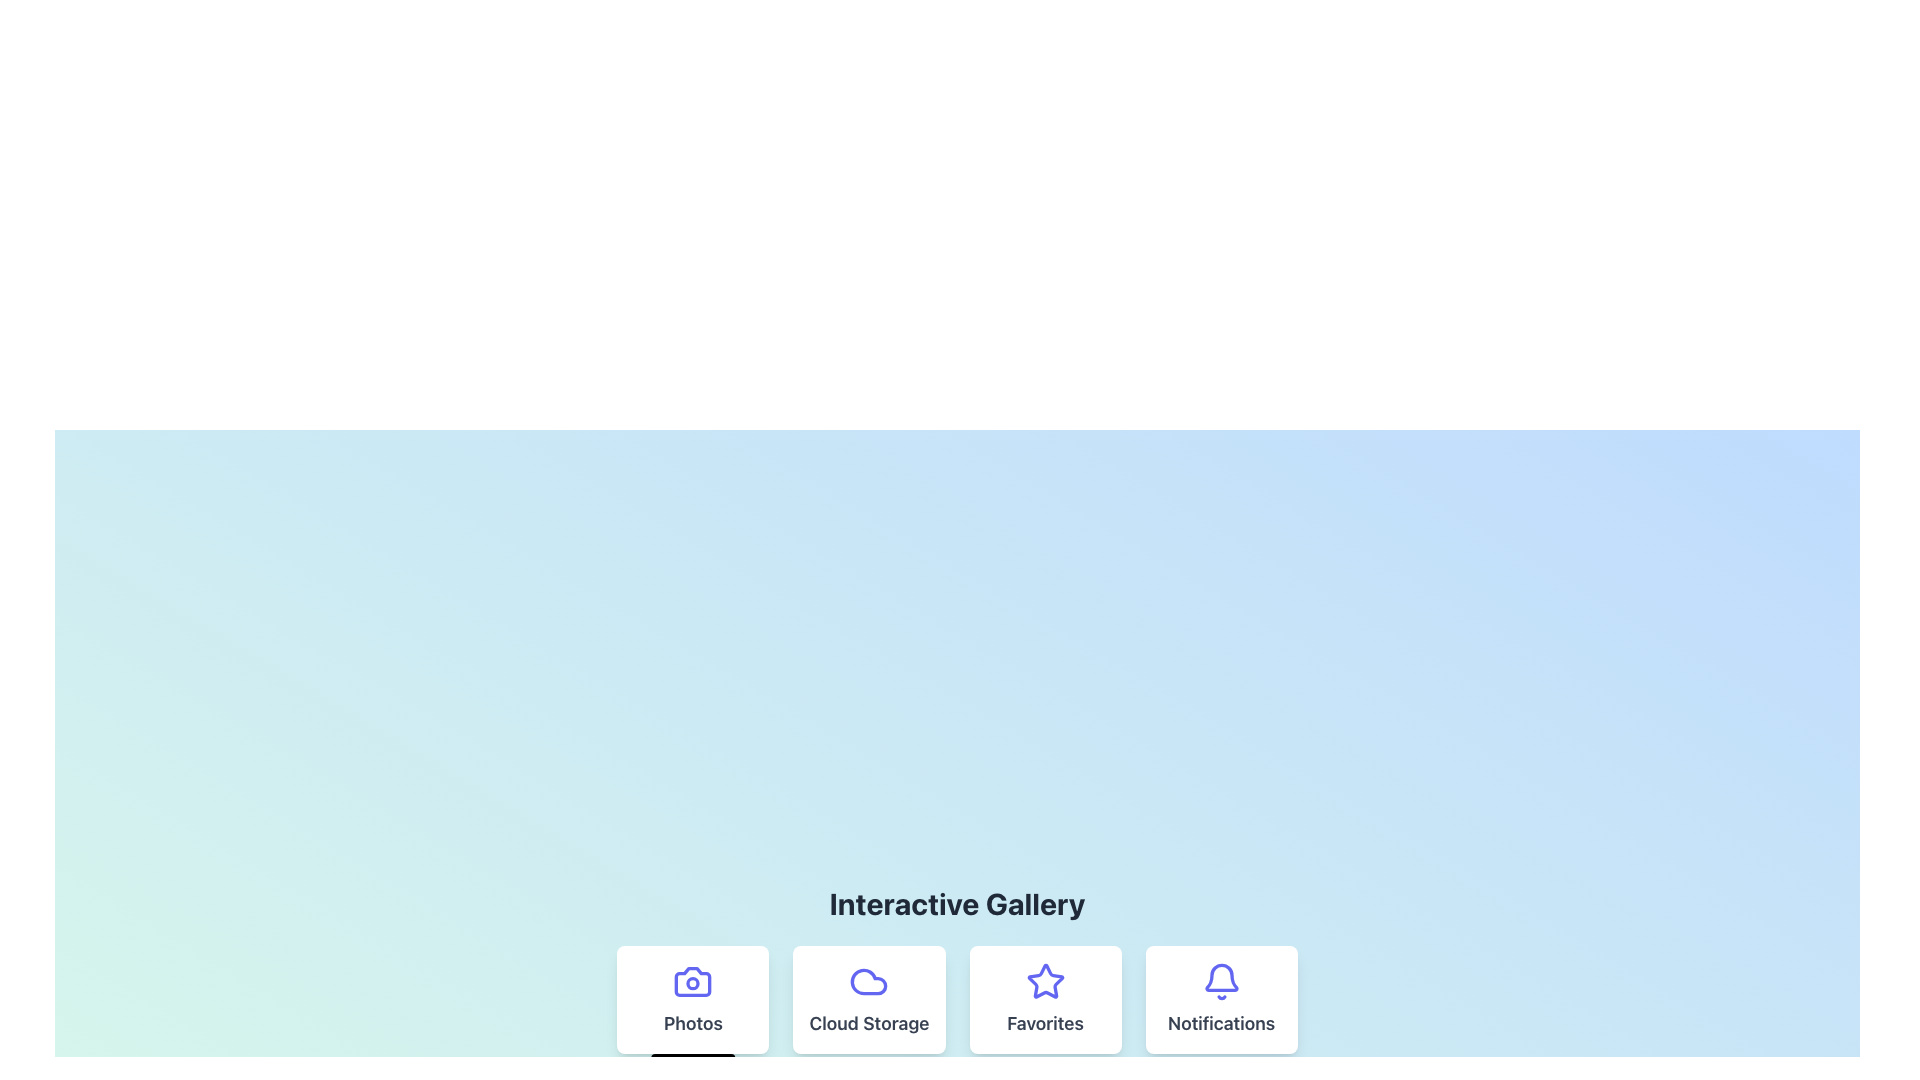  What do you see at coordinates (693, 981) in the screenshot?
I see `the camera icon, which is centered above the 'Photos' label within the first card of four similar cards` at bounding box center [693, 981].